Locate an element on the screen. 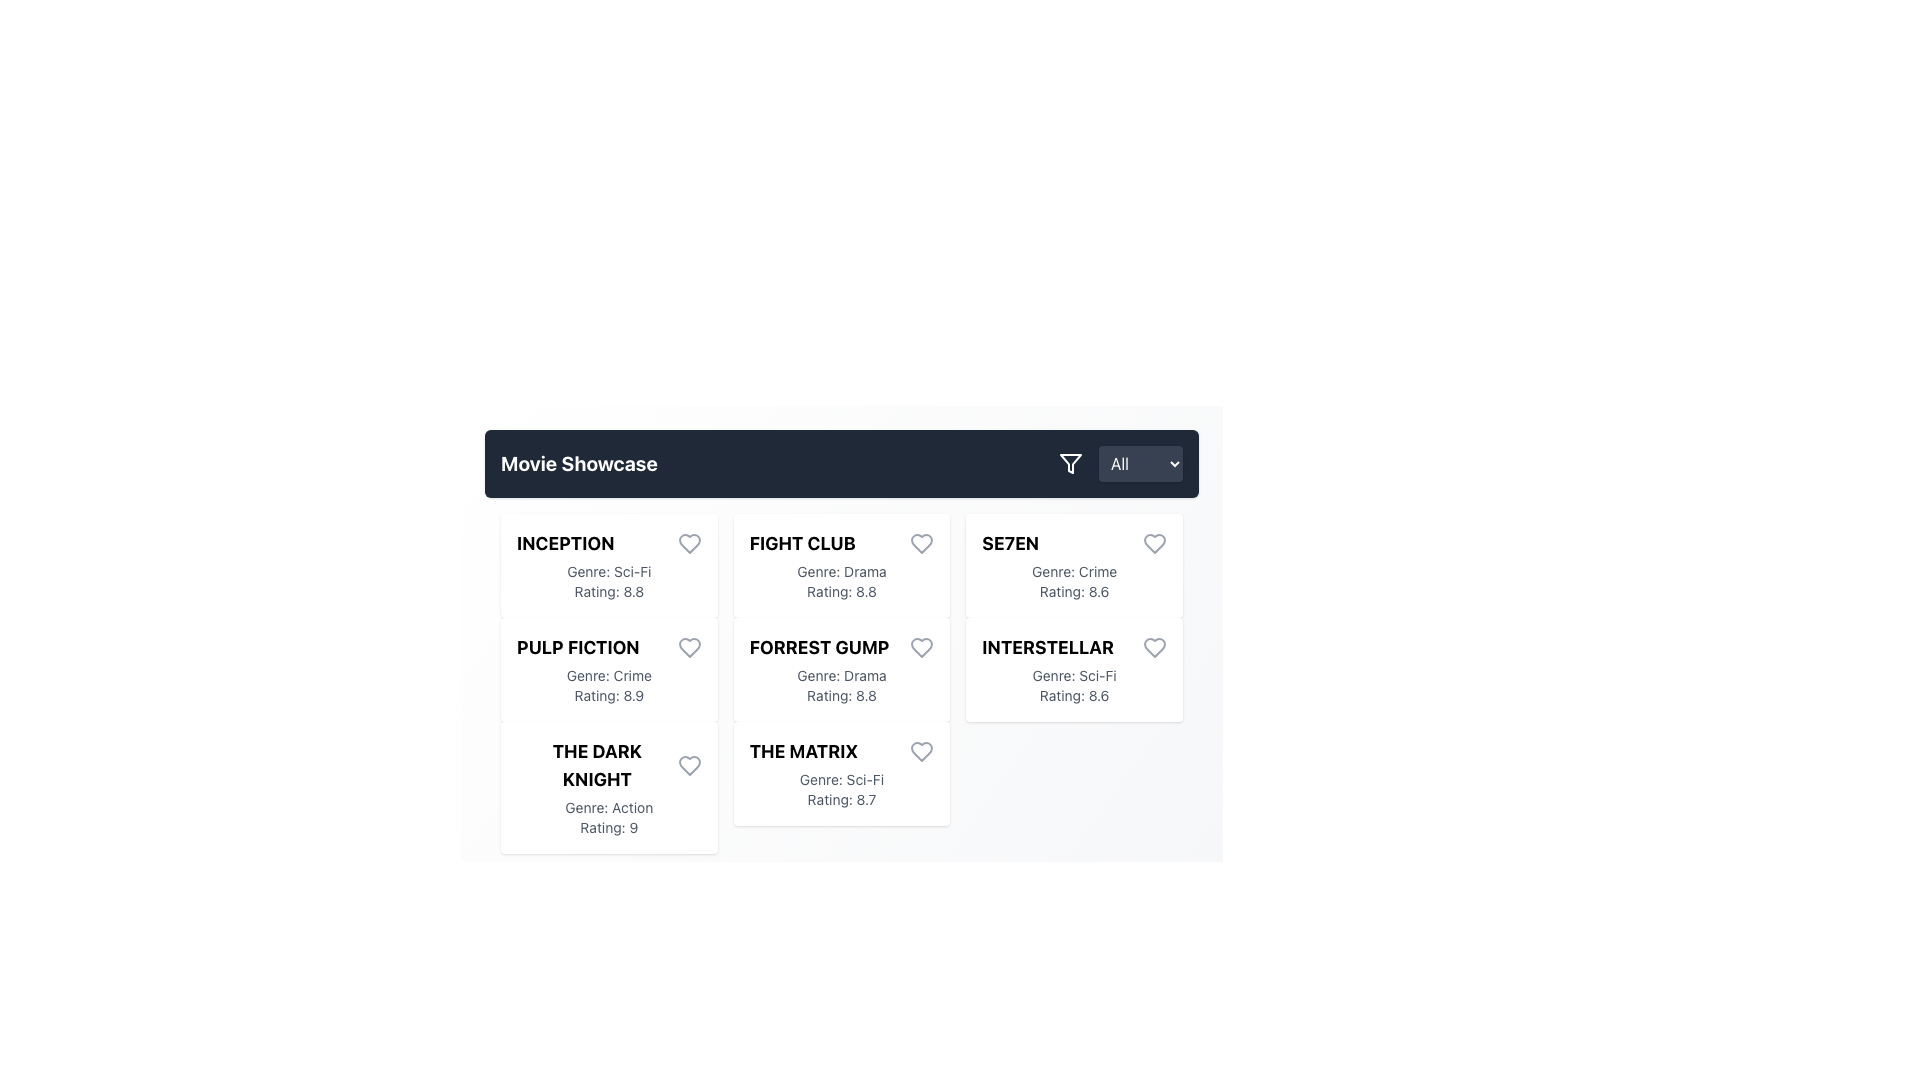  the text label displaying the genre and rating of the movie 'Se7en', which shows 'Genre: Crime' and 'Rating: 8.6' in light gray color below the movie title is located at coordinates (1073, 582).